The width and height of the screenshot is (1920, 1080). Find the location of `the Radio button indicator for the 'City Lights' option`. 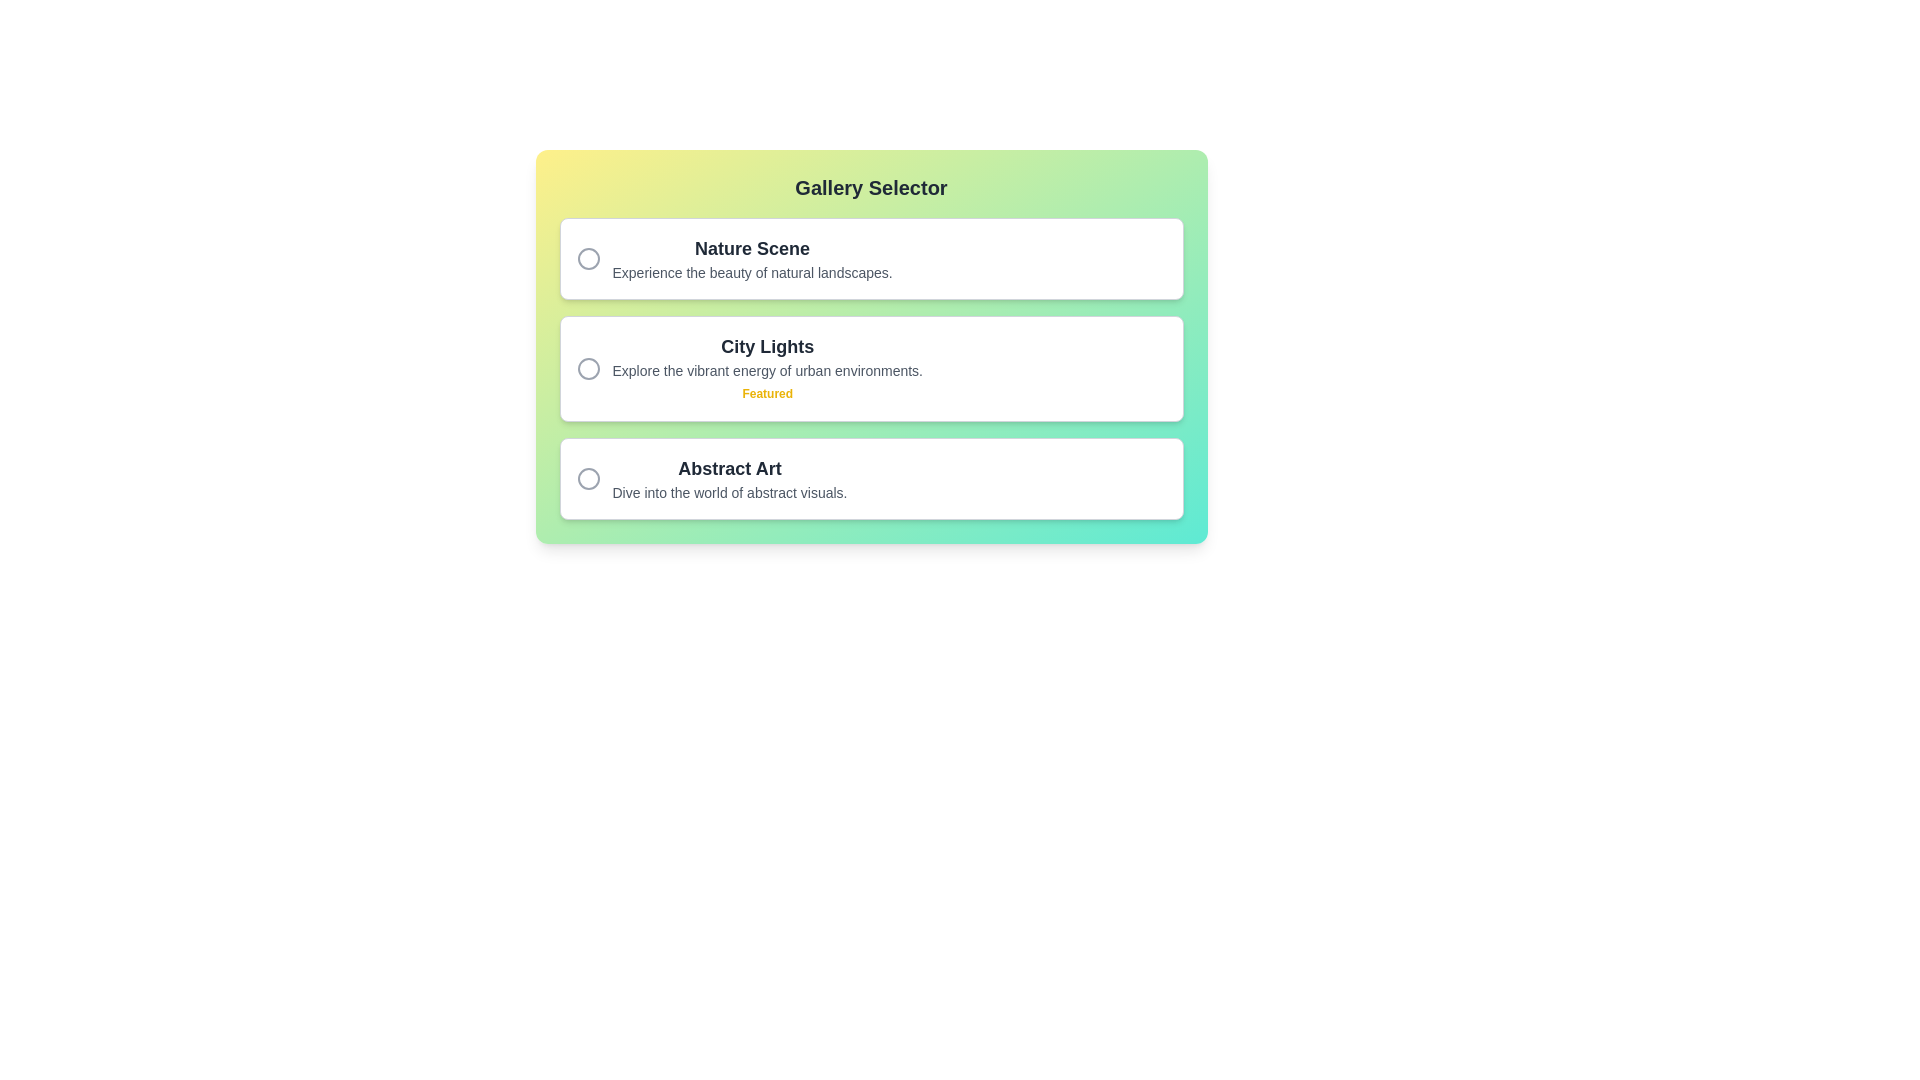

the Radio button indicator for the 'City Lights' option is located at coordinates (587, 369).